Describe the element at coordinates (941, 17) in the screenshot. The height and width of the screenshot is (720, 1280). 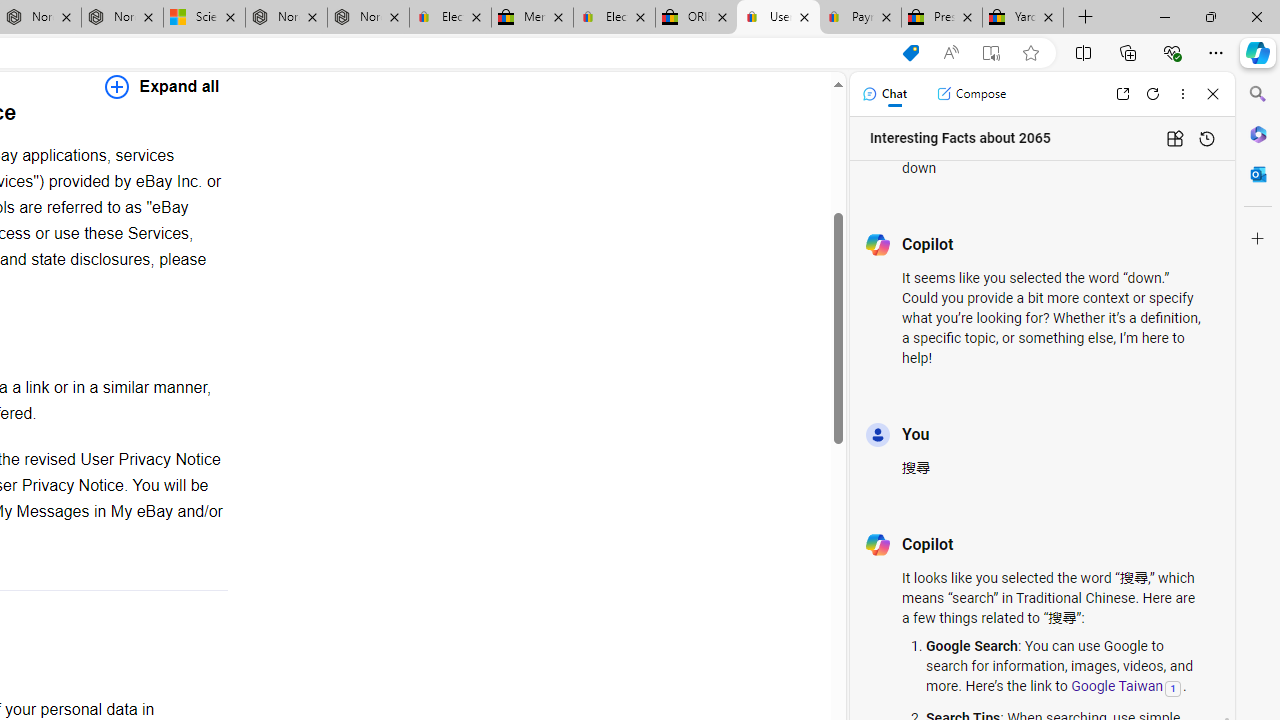
I see `'Press Room - eBay Inc.'` at that location.